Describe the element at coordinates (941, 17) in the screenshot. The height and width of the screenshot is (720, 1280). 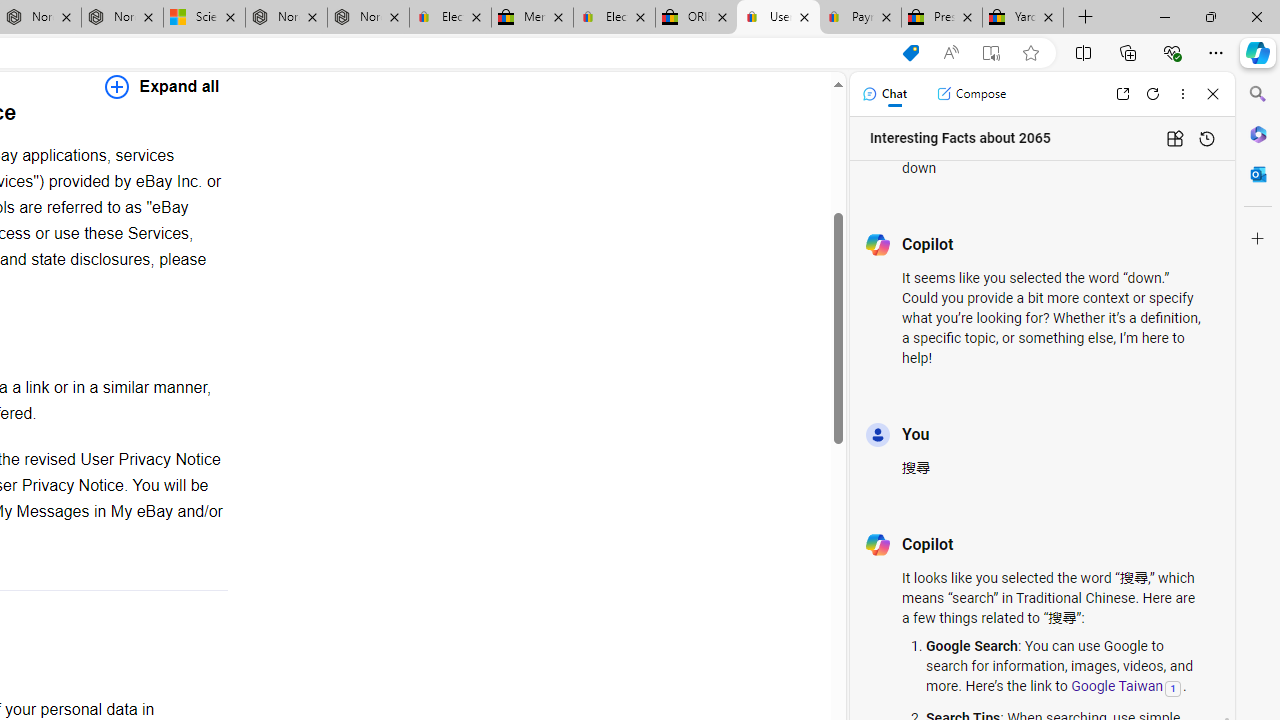
I see `'Press Room - eBay Inc.'` at that location.